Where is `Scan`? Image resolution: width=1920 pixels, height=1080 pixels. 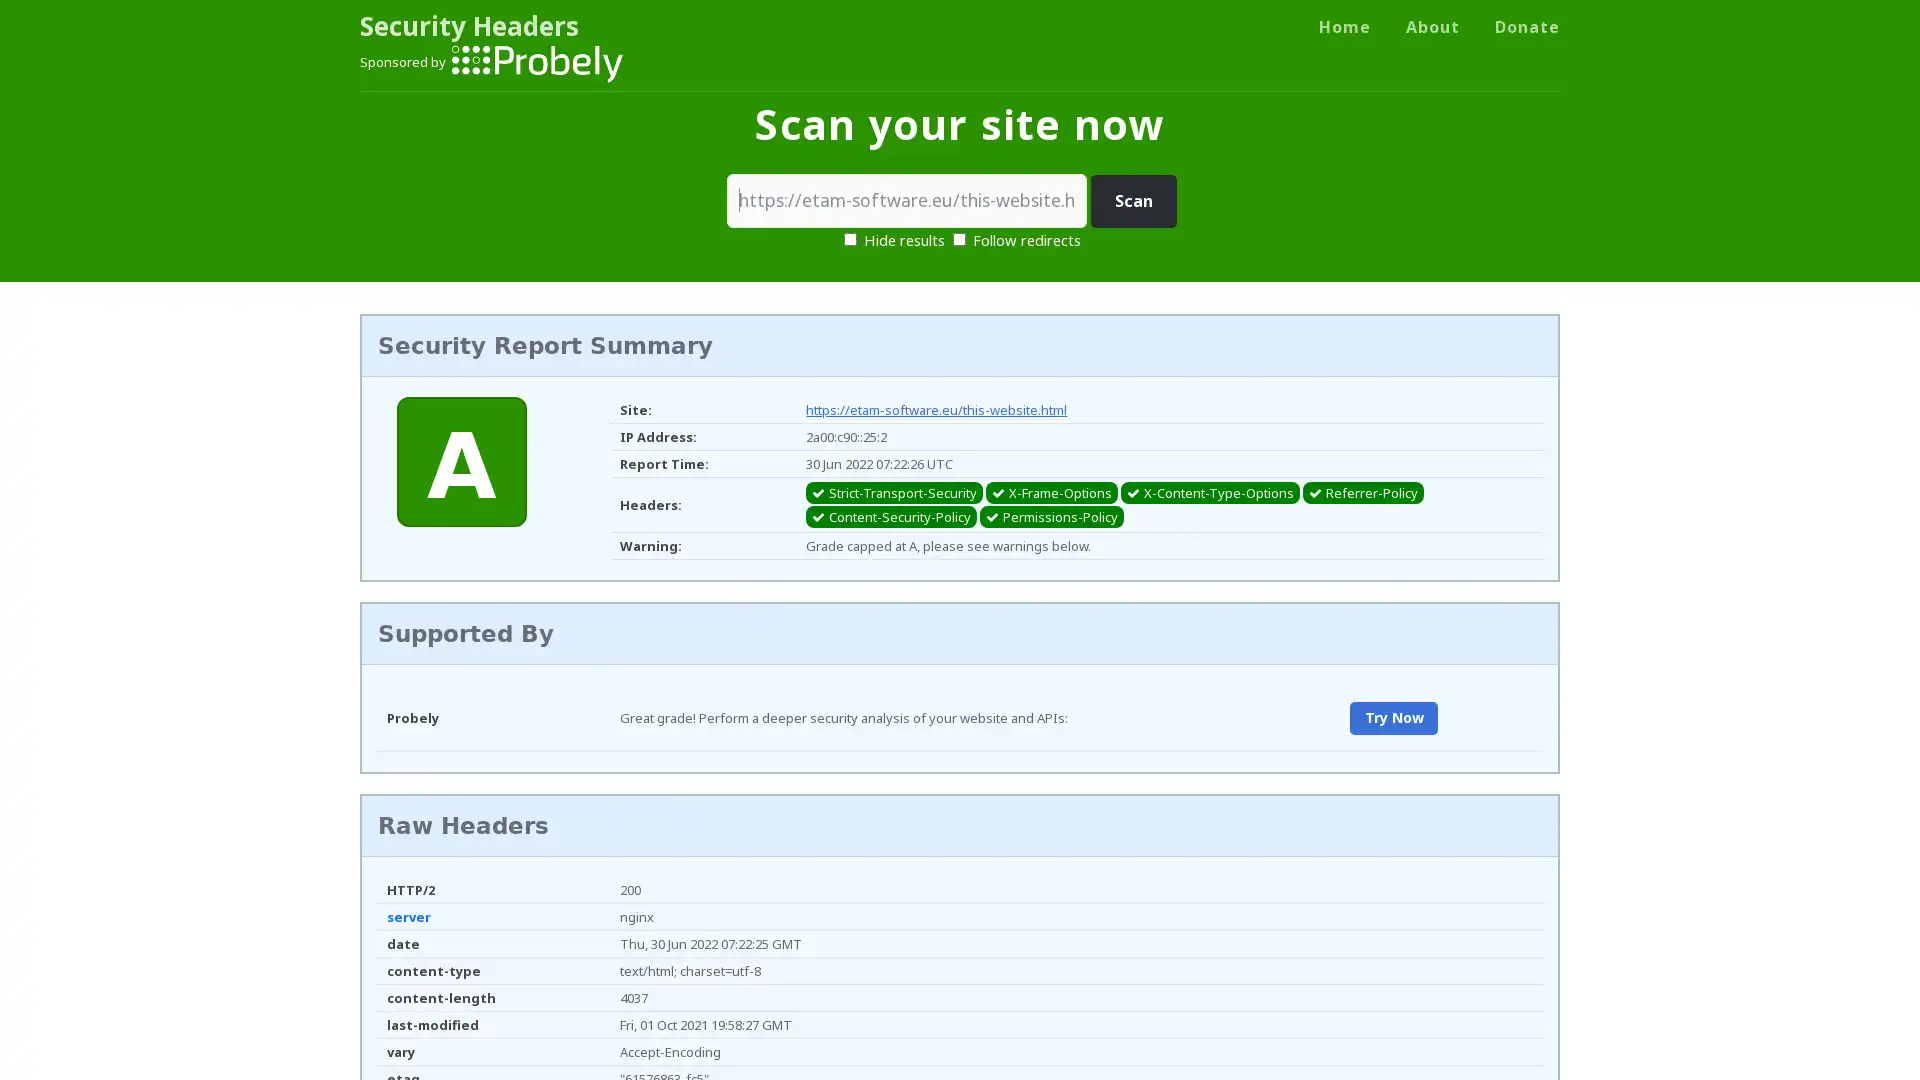
Scan is located at coordinates (1133, 201).